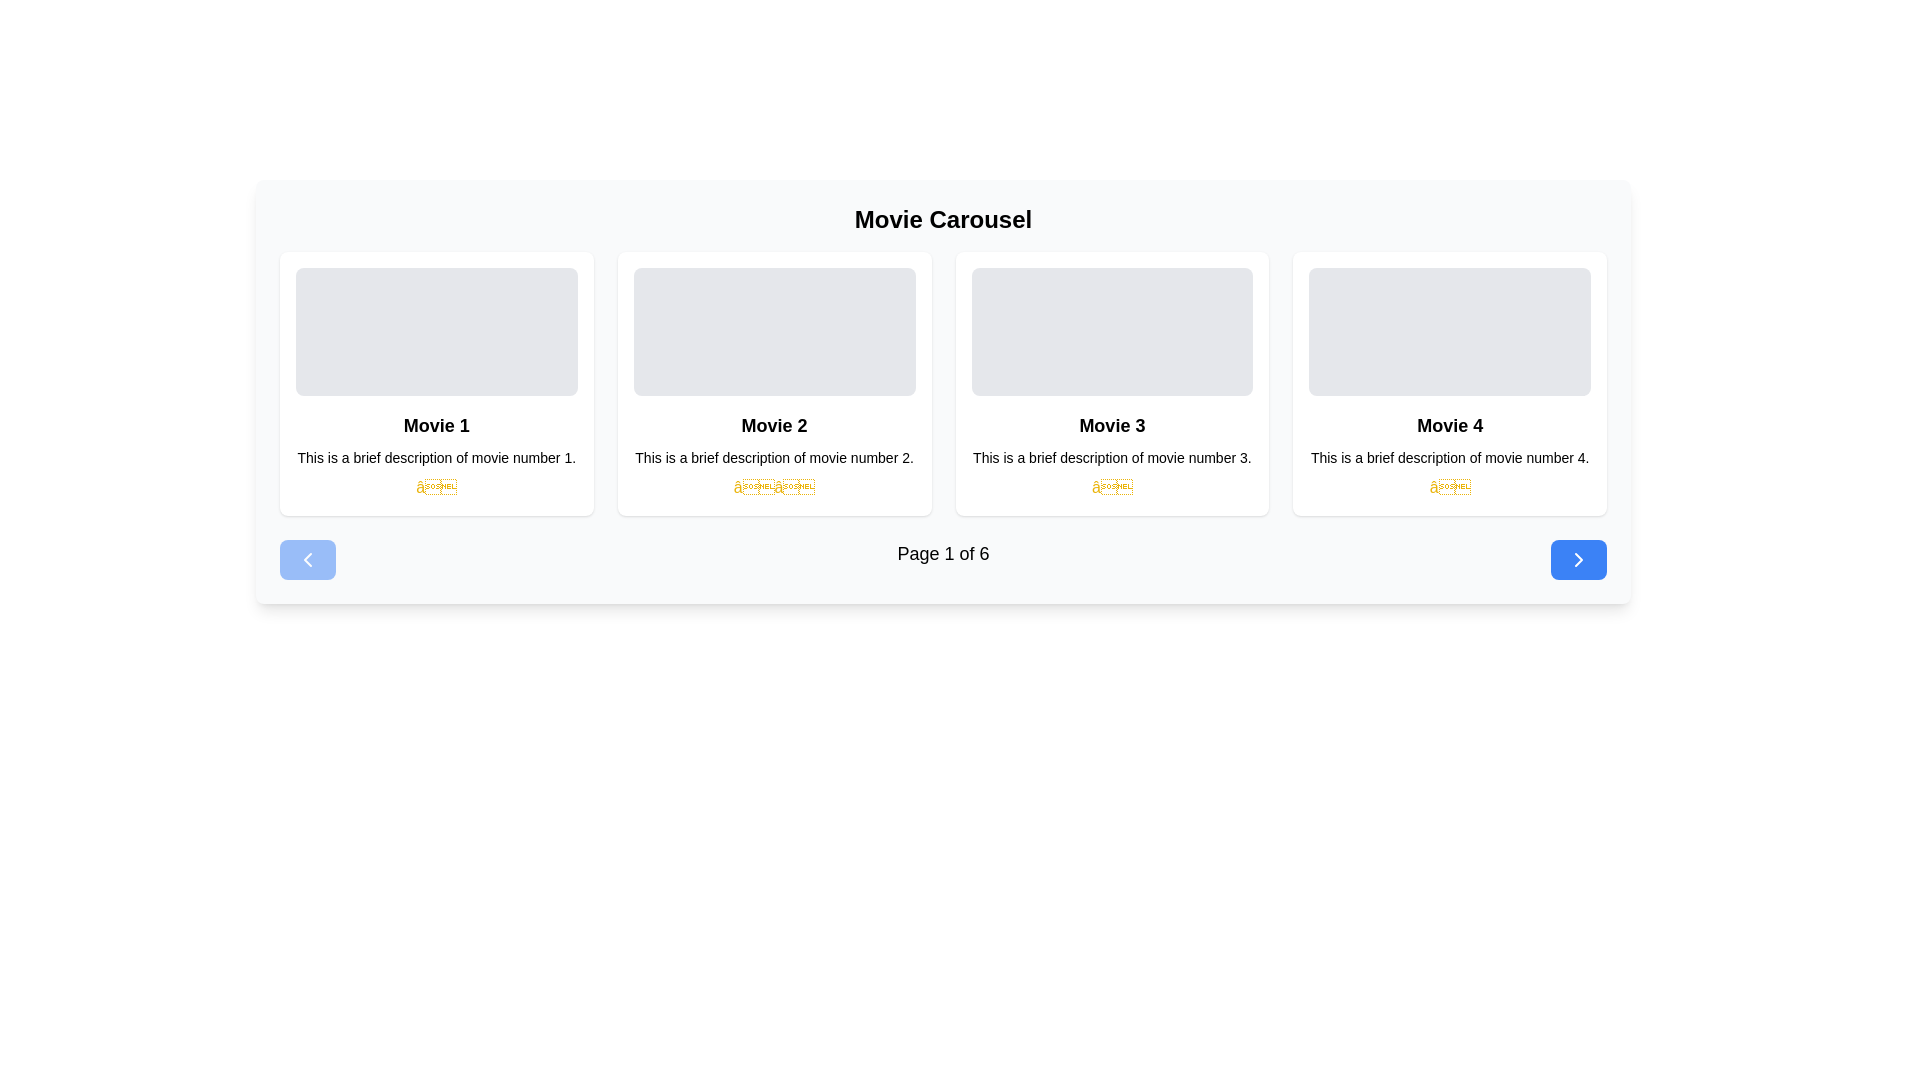  Describe the element at coordinates (435, 458) in the screenshot. I see `text content of the Text label element that displays 'This is a brief description of movie number 1.' located below the title 'Movie 1'` at that location.